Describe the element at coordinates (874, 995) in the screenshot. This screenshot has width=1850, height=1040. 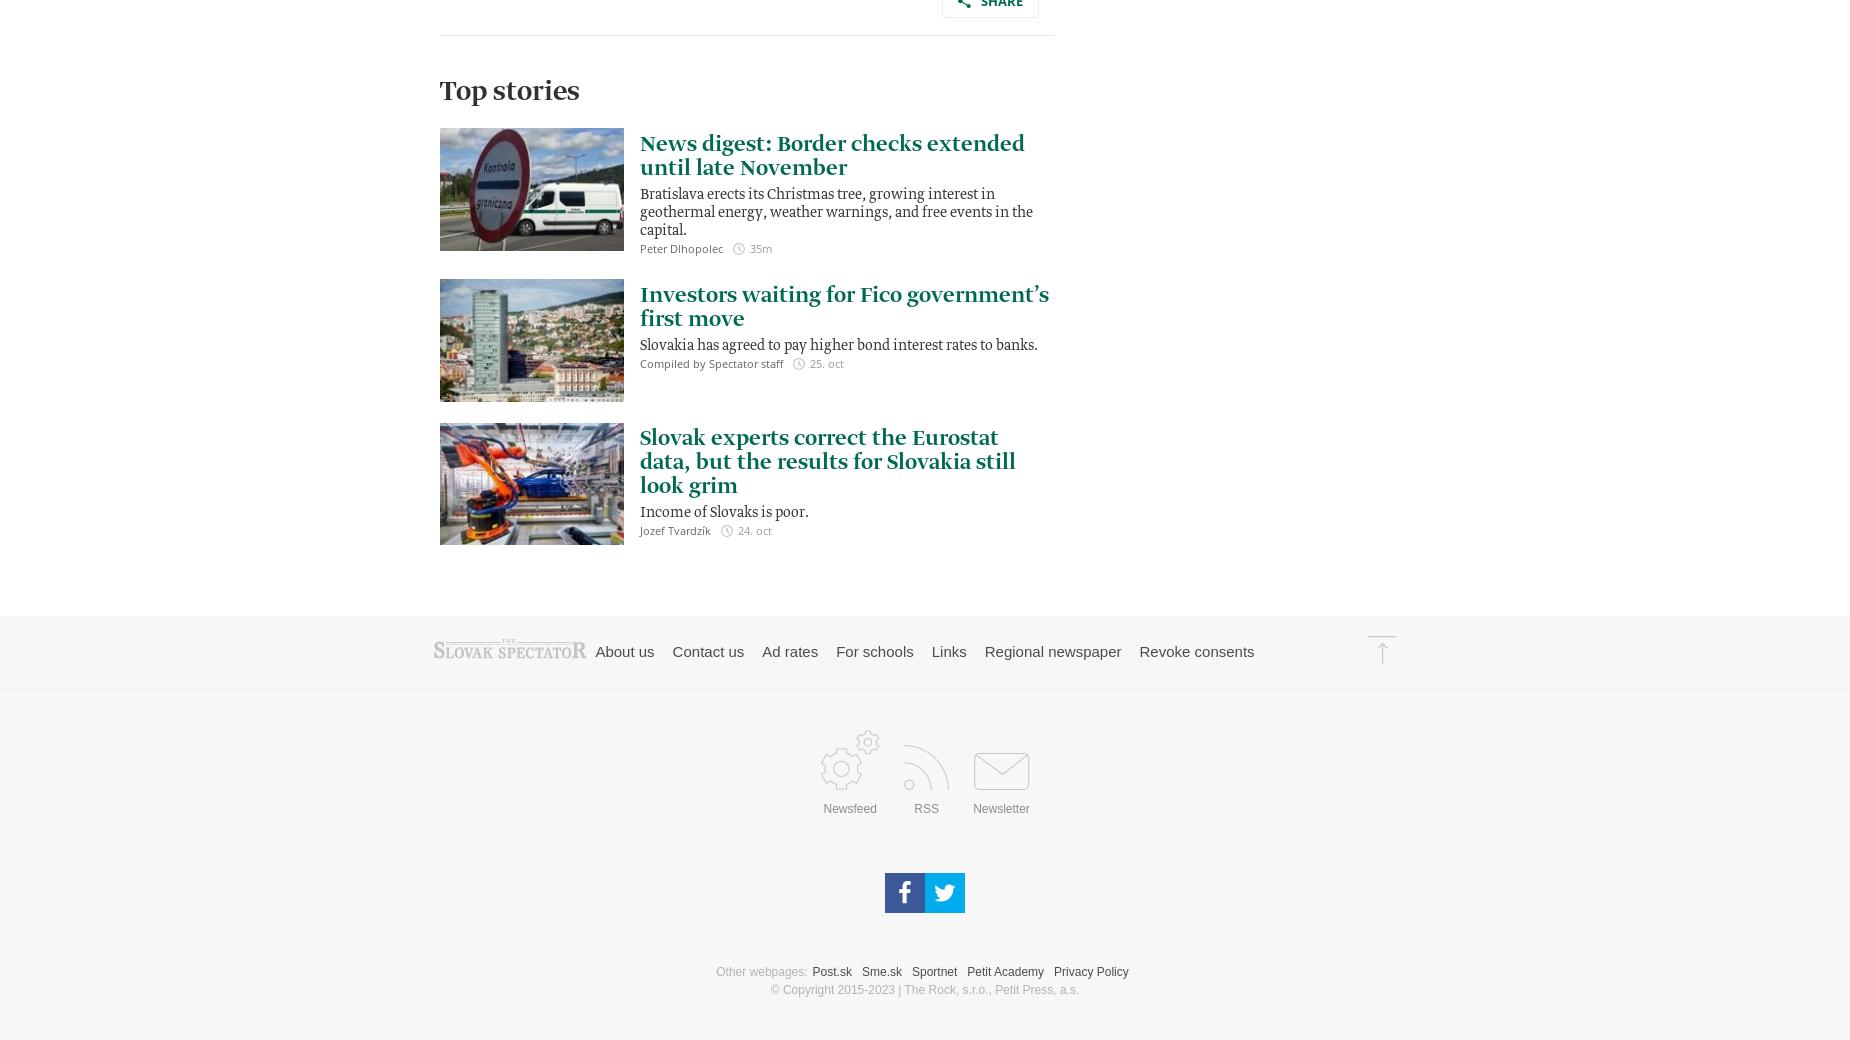
I see `'For
schools'` at that location.